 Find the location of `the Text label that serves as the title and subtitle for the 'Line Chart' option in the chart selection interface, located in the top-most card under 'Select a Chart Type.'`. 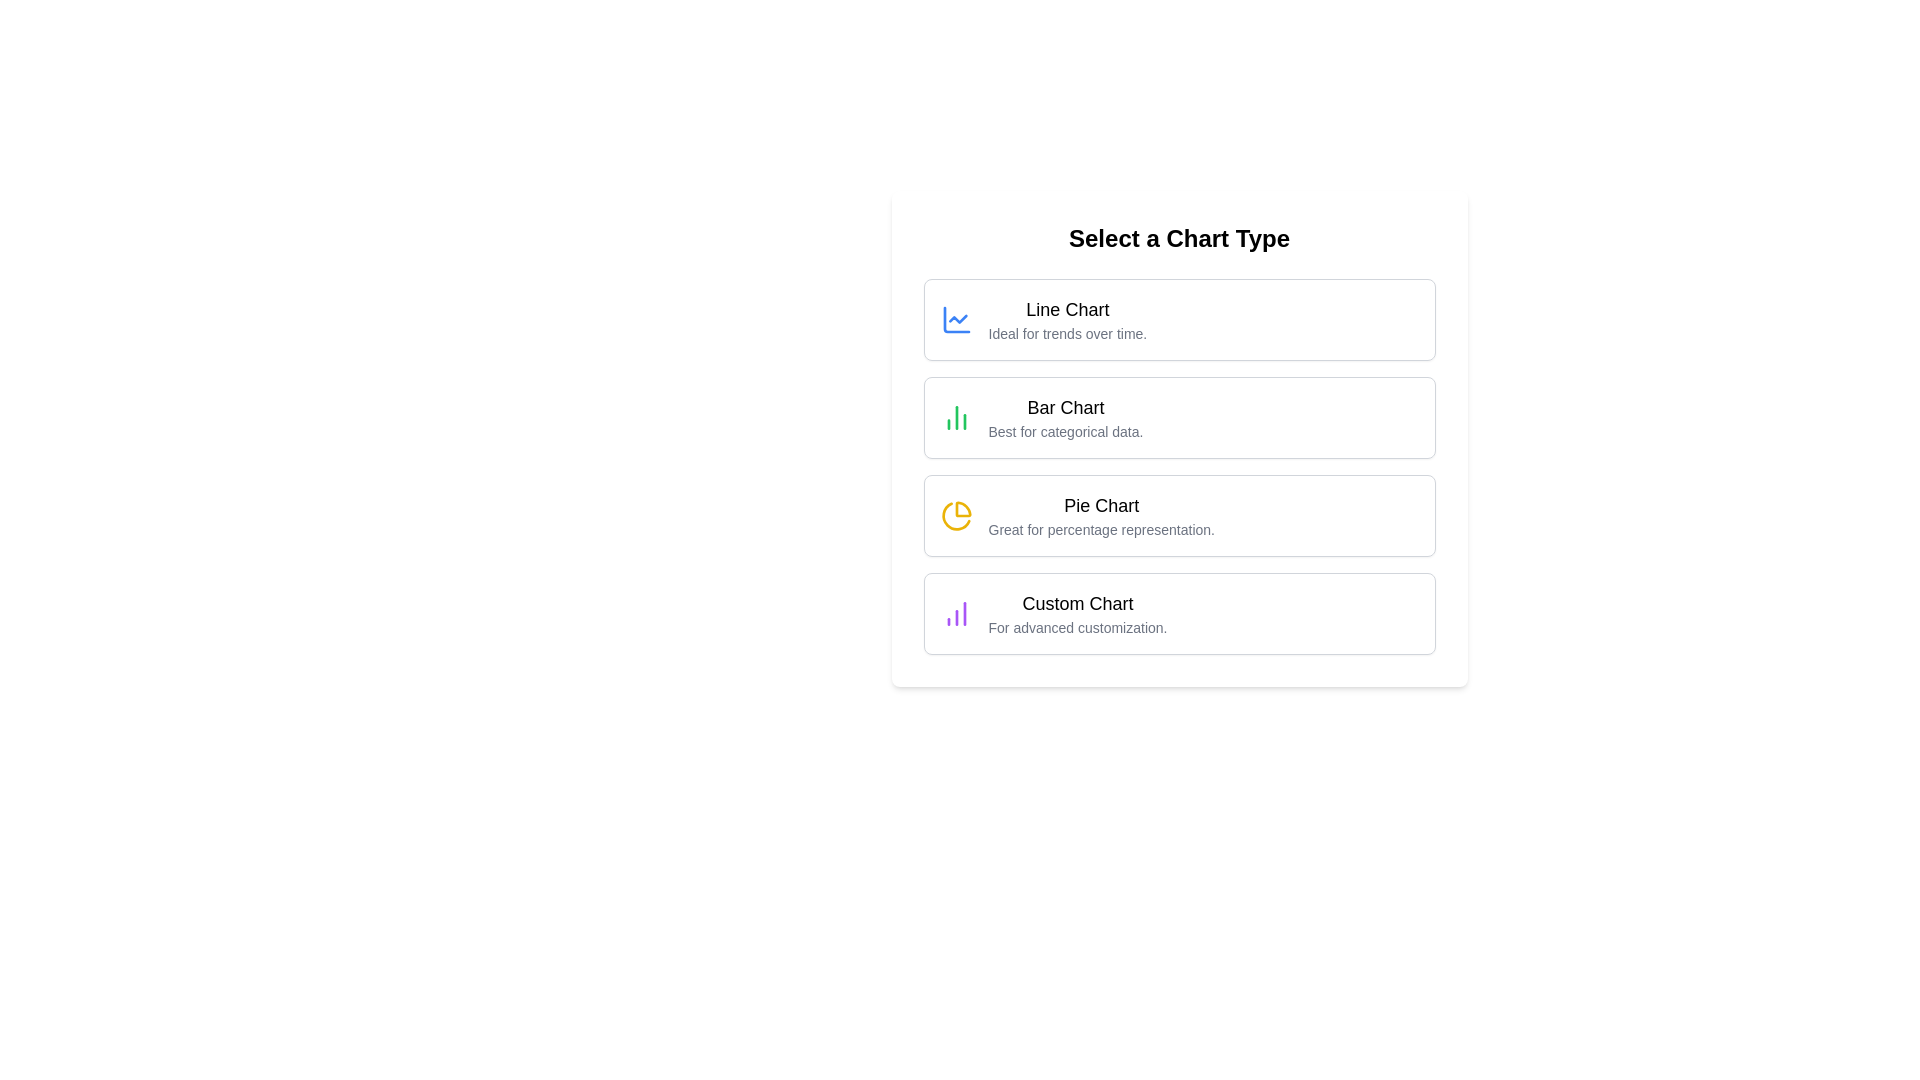

the Text label that serves as the title and subtitle for the 'Line Chart' option in the chart selection interface, located in the top-most card under 'Select a Chart Type.' is located at coordinates (1066, 319).